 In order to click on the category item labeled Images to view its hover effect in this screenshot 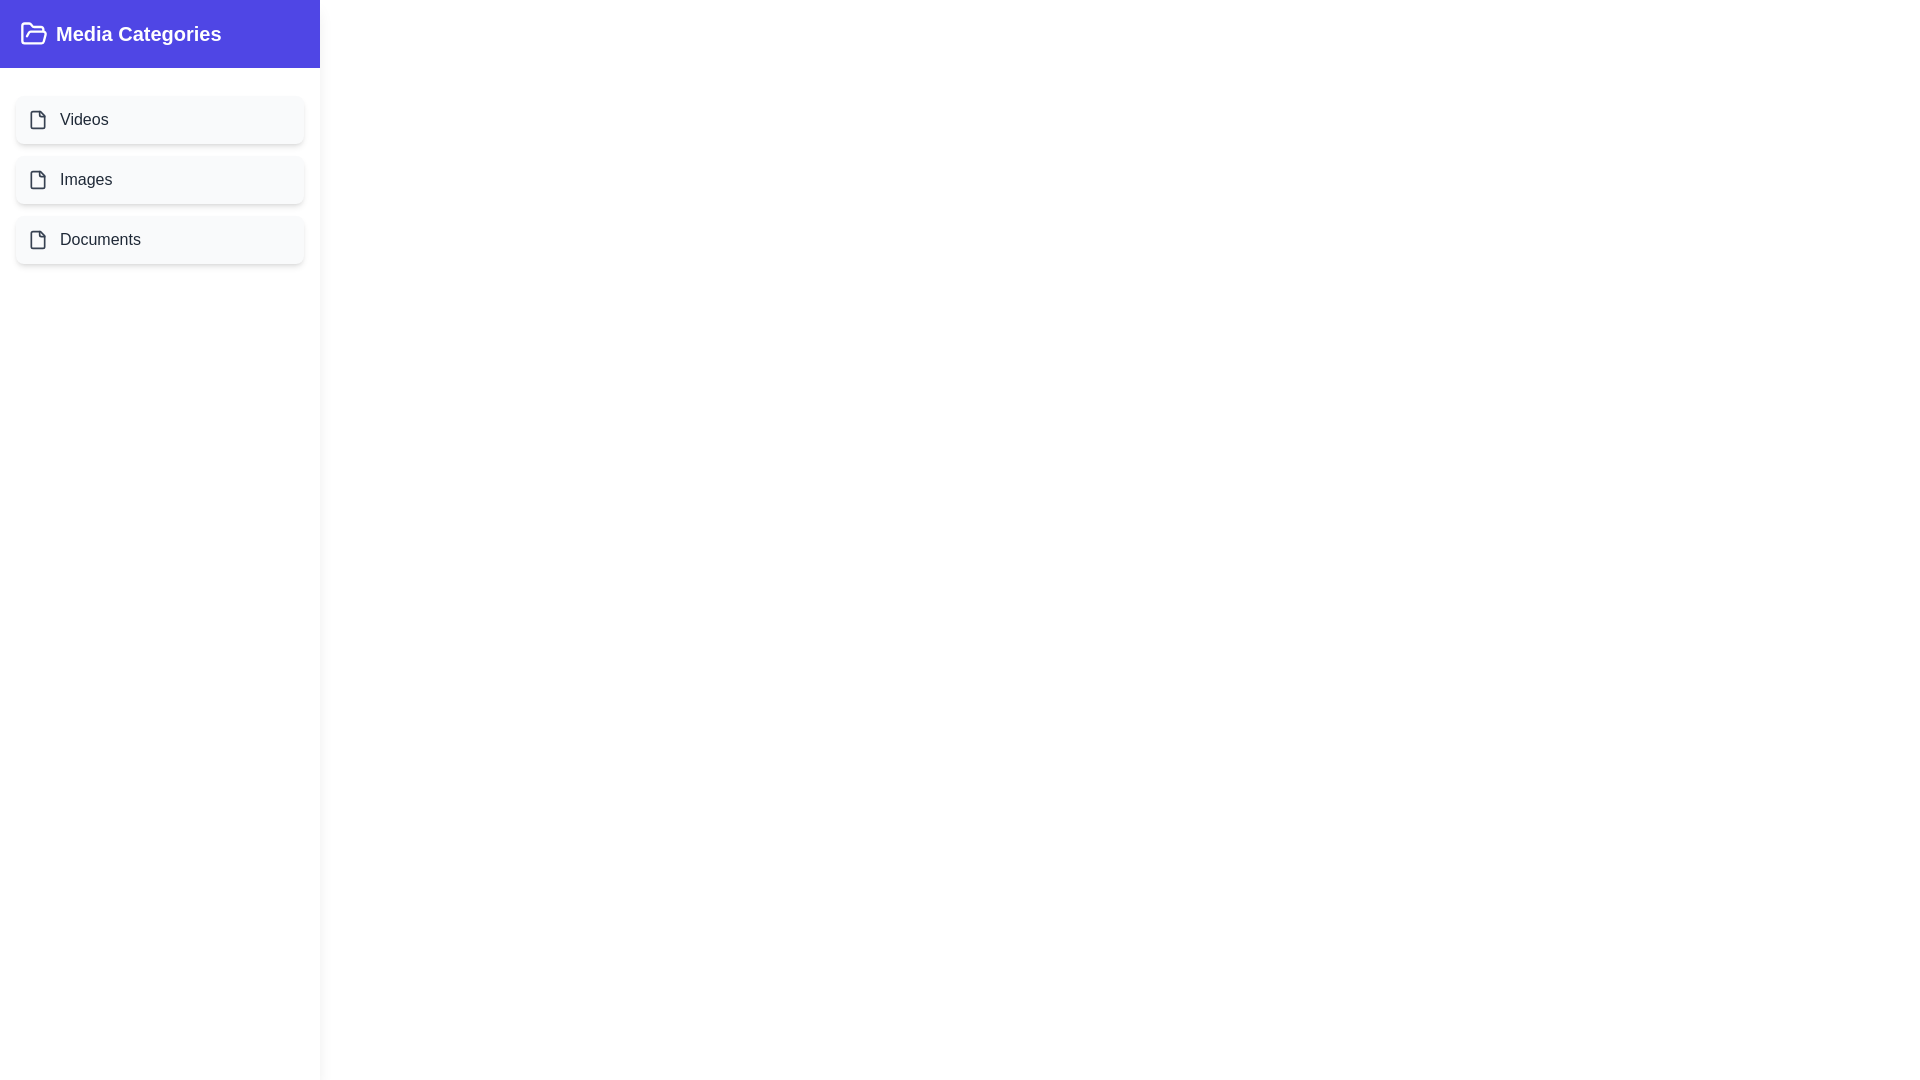, I will do `click(158, 180)`.